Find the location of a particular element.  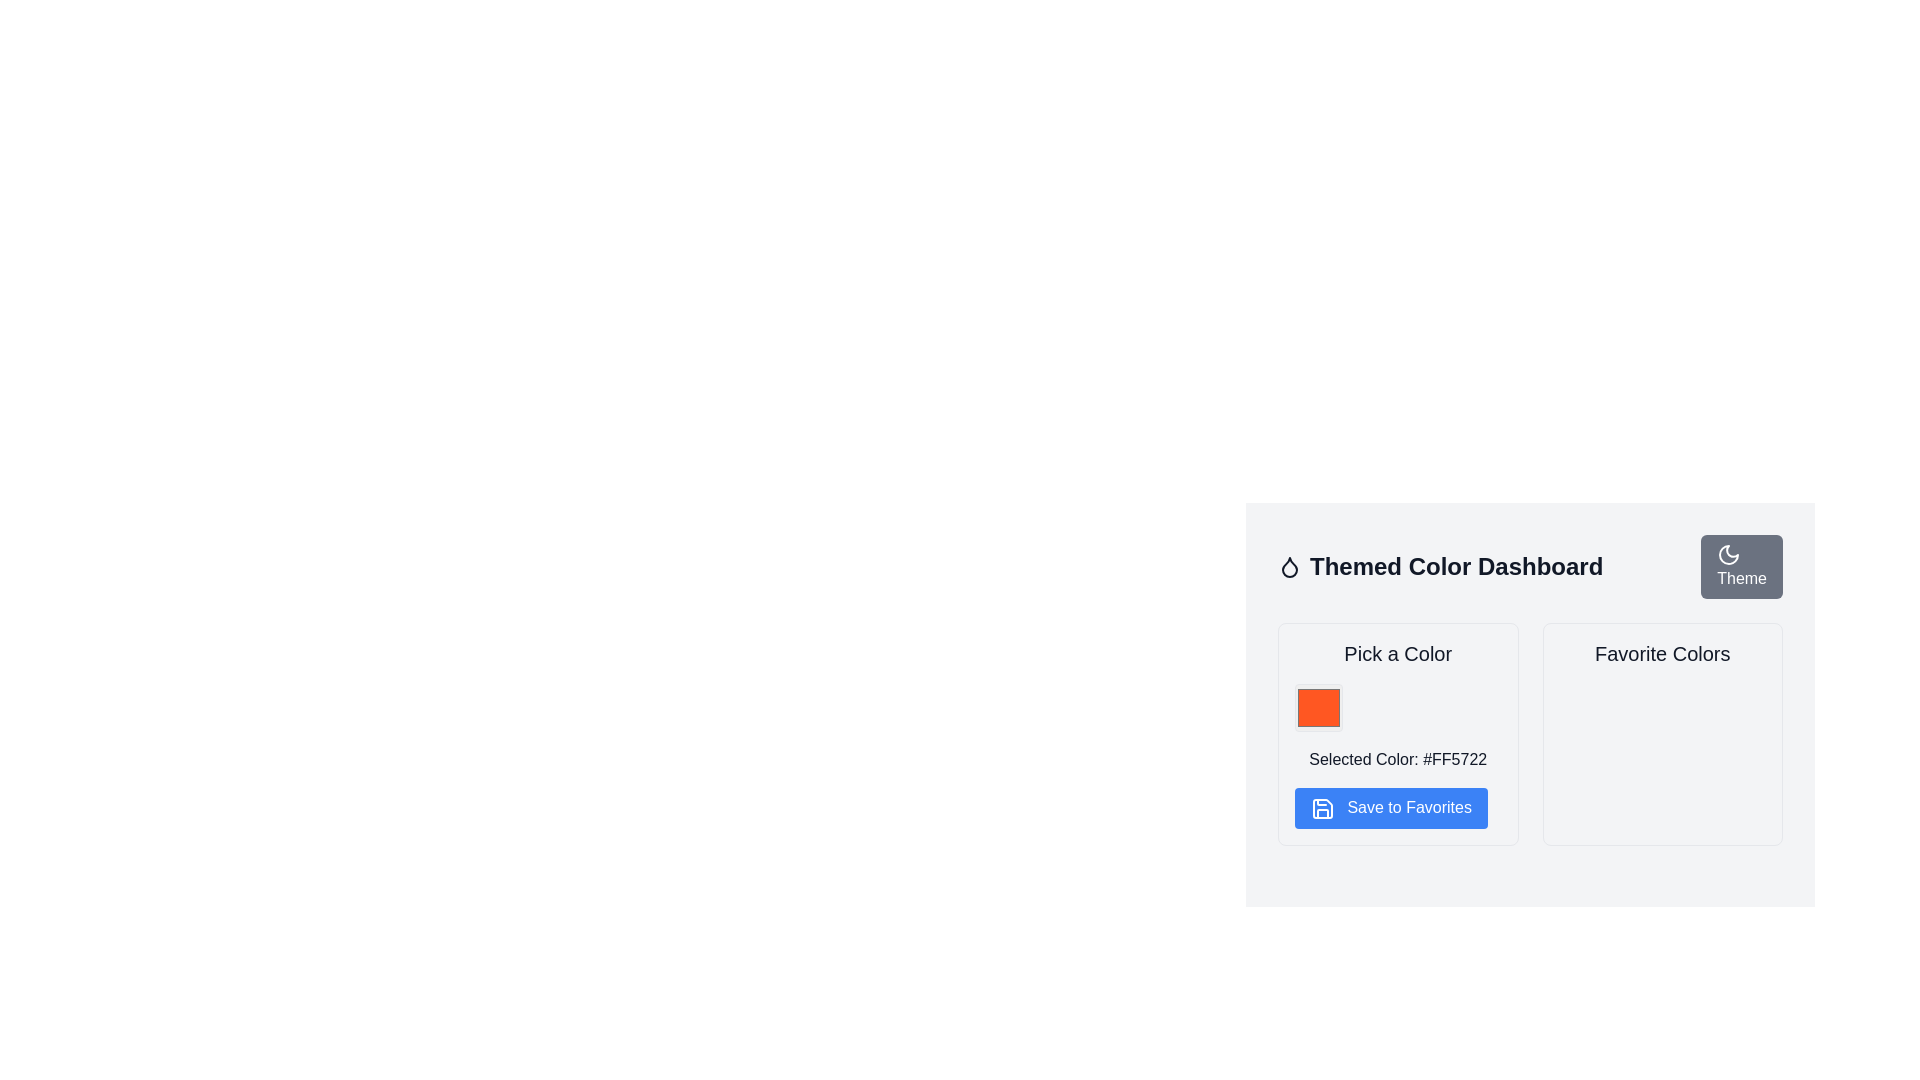

the text label displaying the selected color '#FF5722', located below the color-selection area in the 'Pick a Color' section, between the color block and the 'Save to Favorites' button is located at coordinates (1397, 759).